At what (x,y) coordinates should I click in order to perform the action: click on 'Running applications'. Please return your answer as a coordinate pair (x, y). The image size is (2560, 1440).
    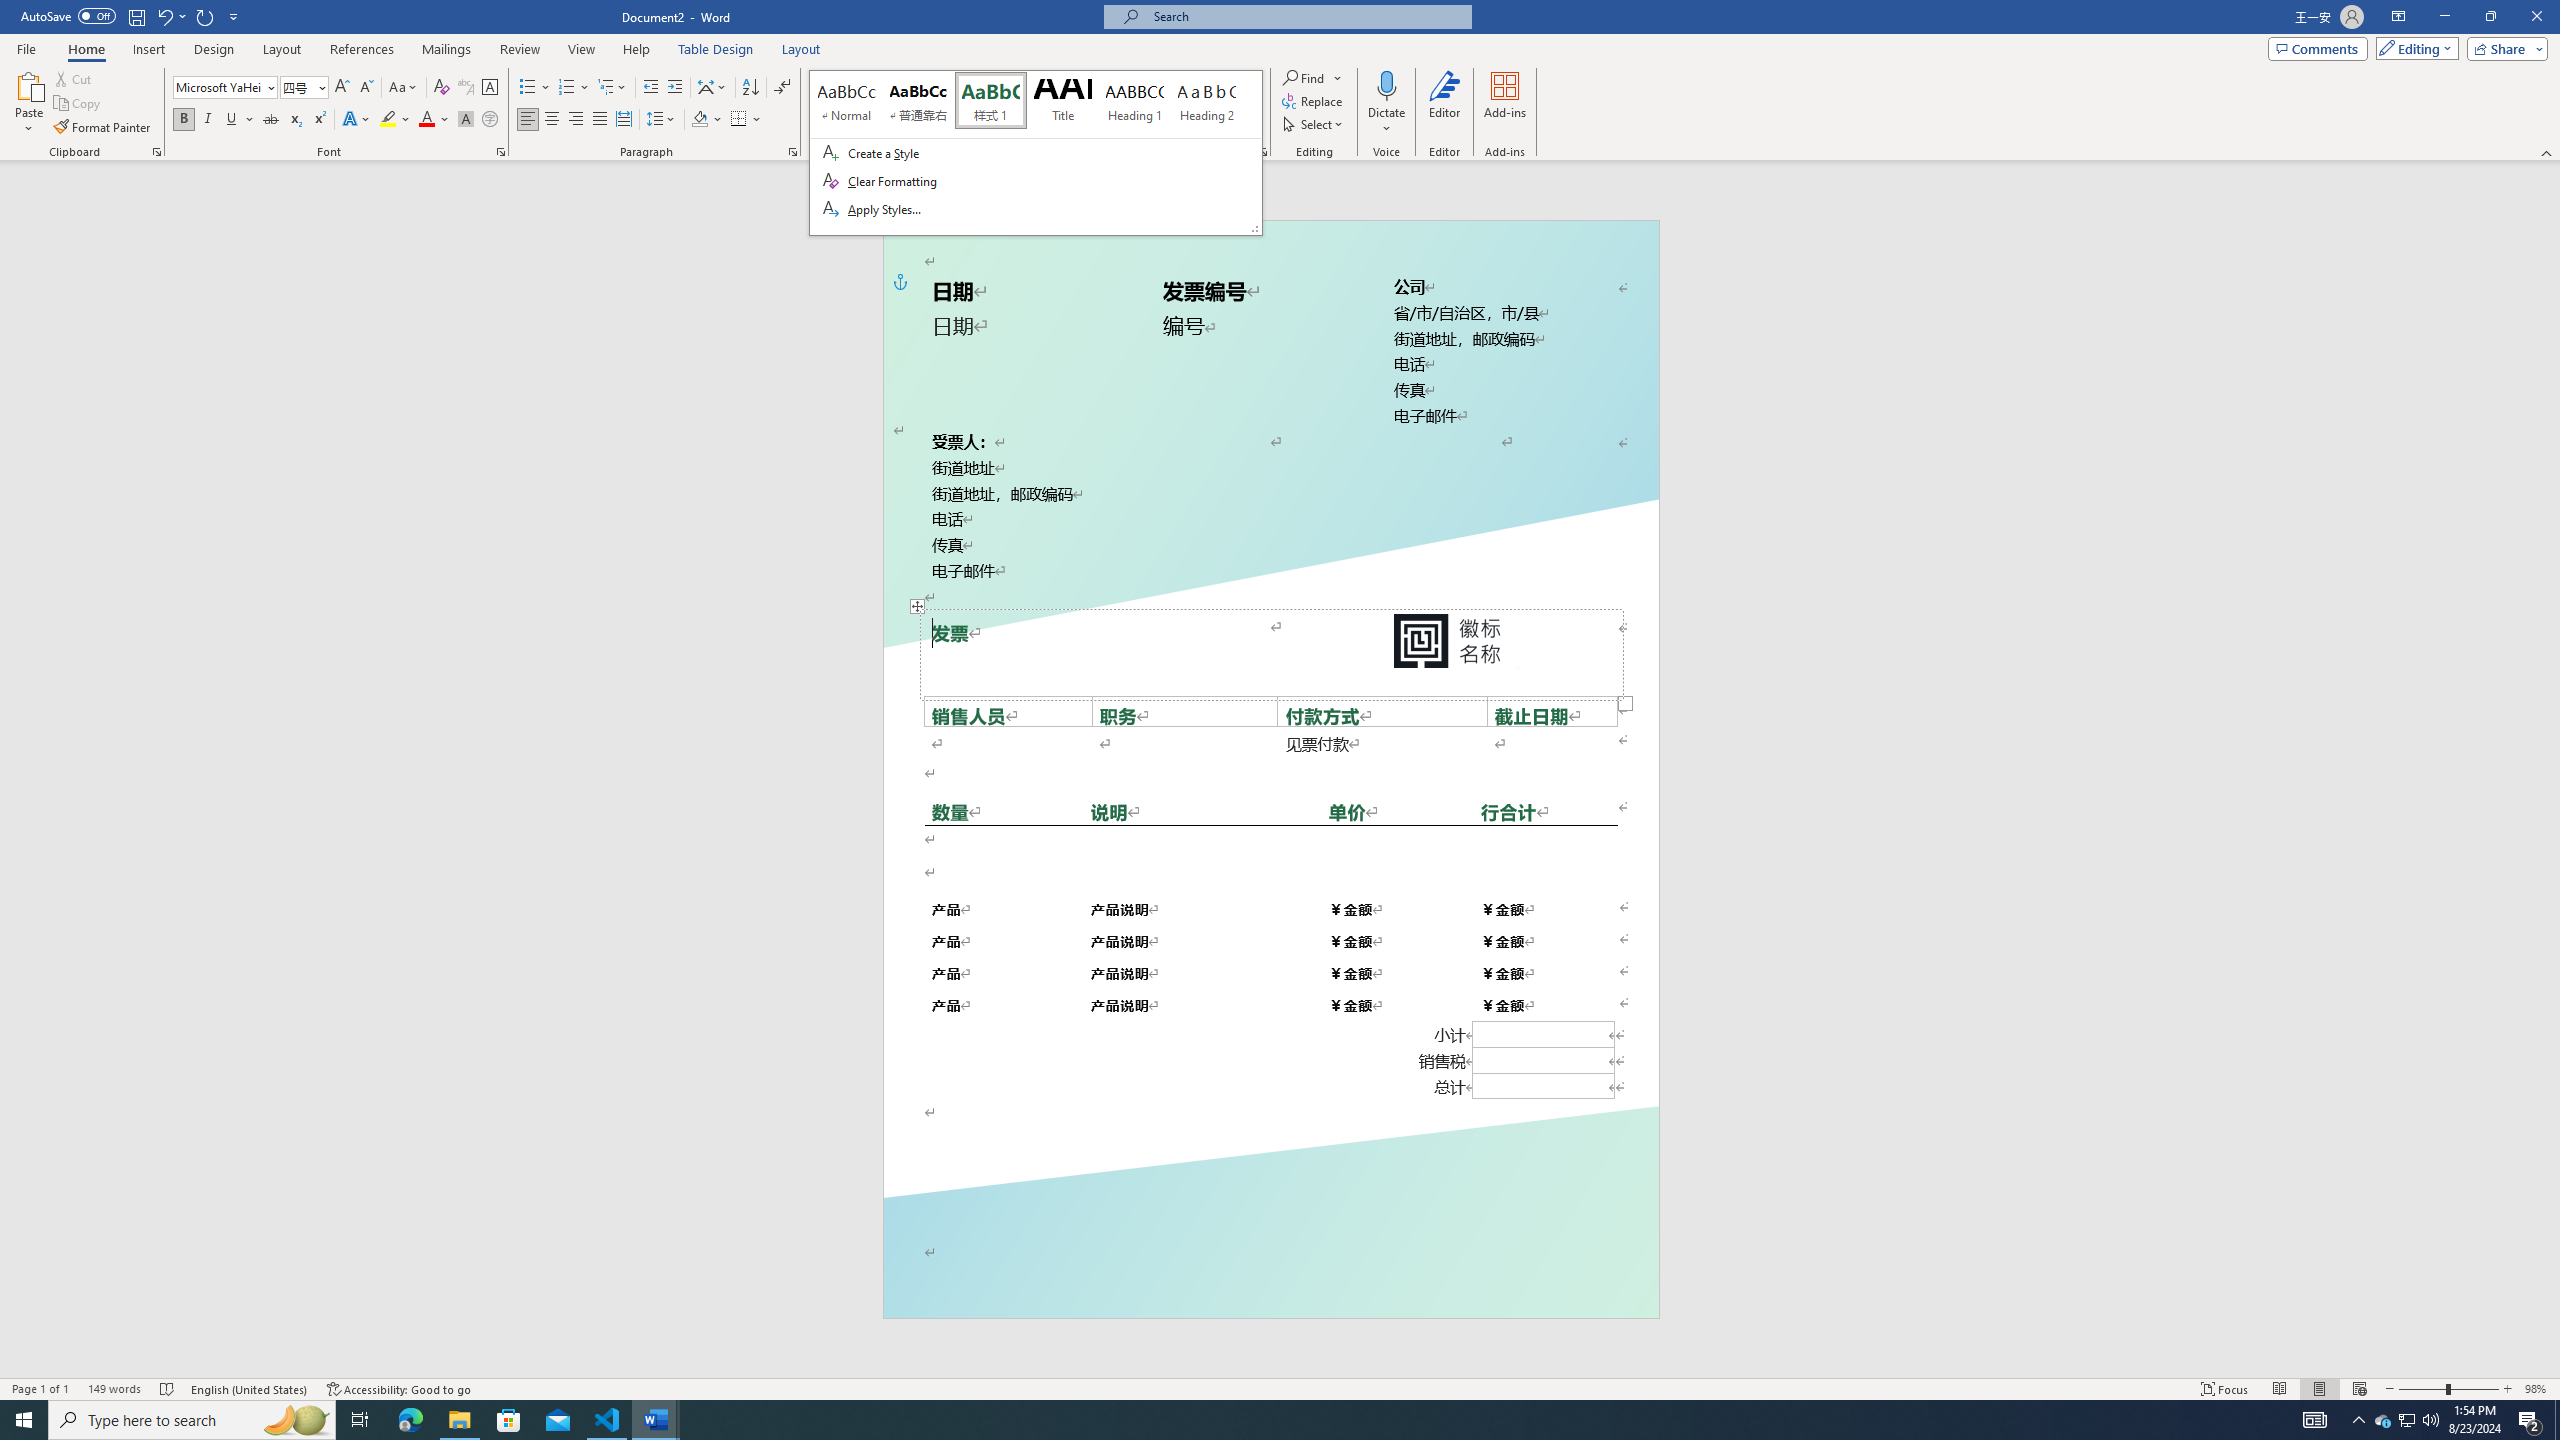
    Looking at the image, I should click on (1261, 1418).